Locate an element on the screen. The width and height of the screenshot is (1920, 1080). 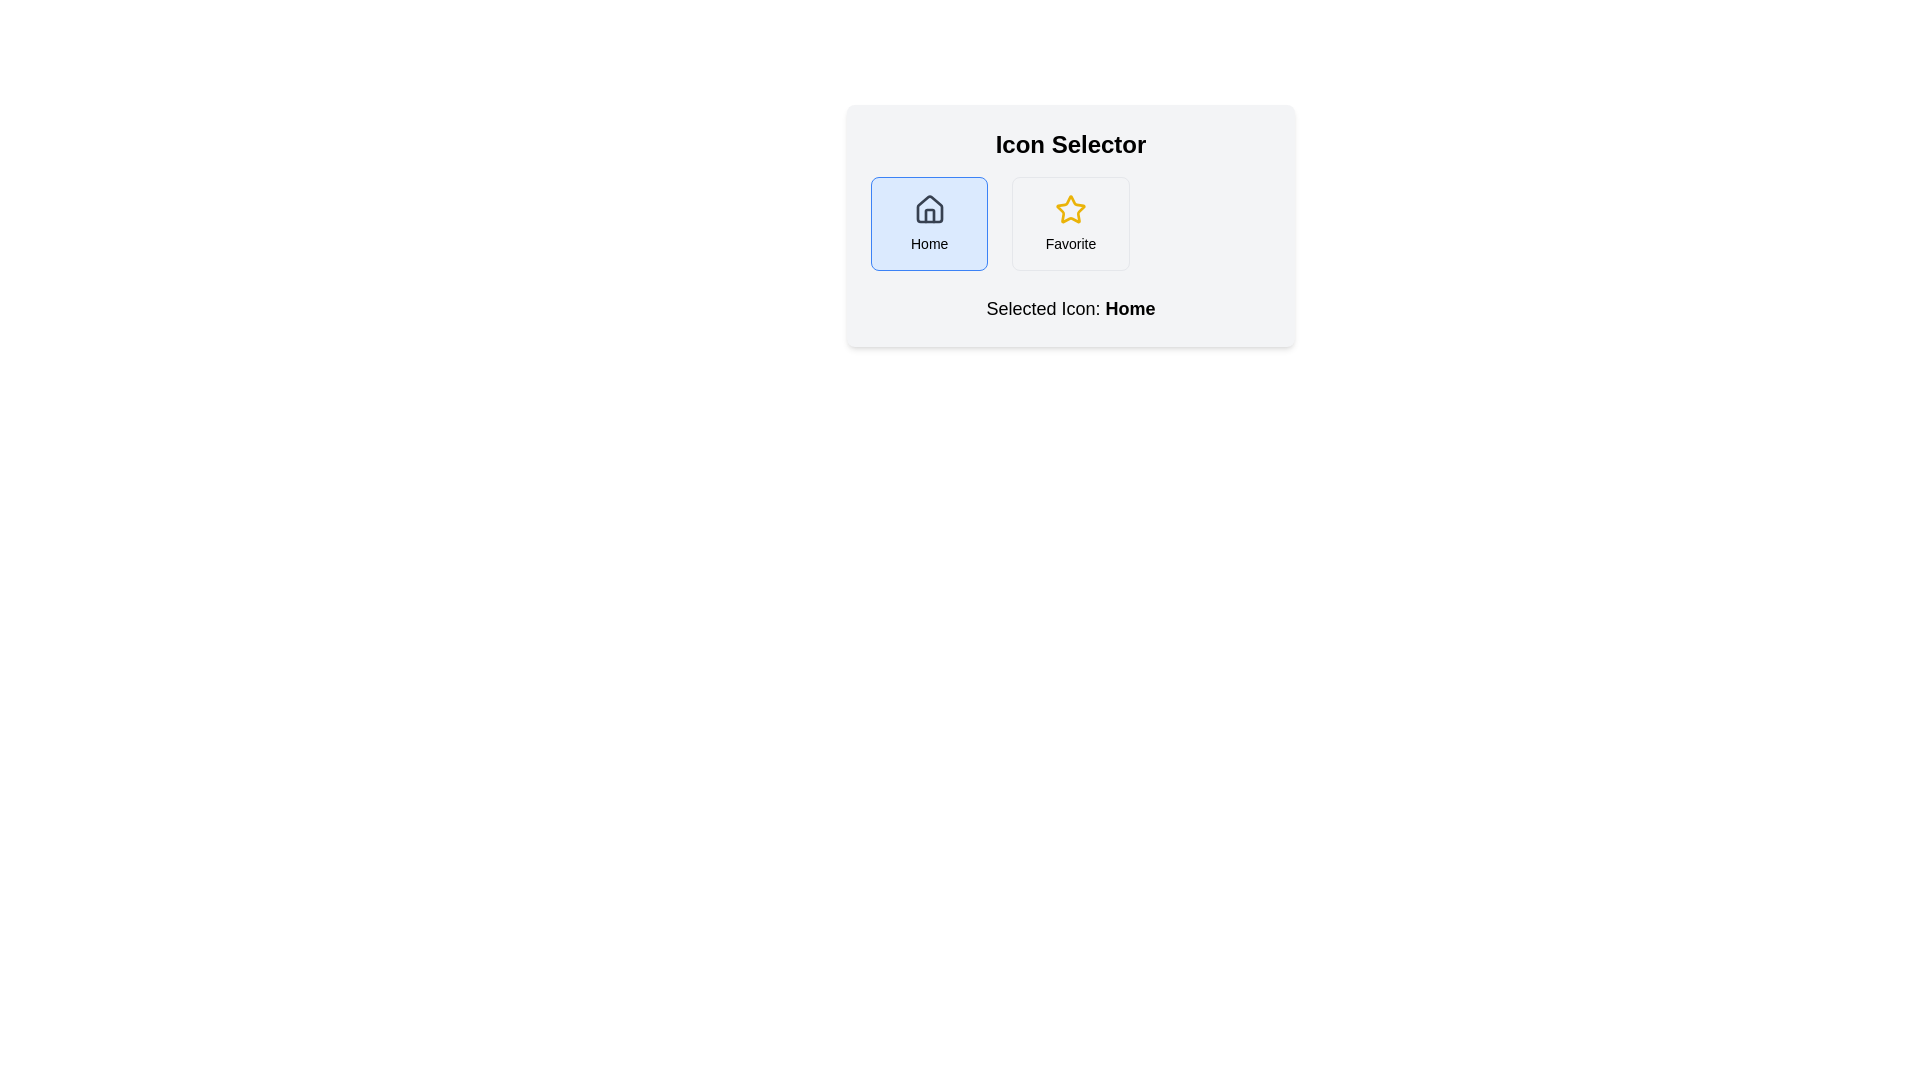
the yellow star-shaped icon located at the center of the 'Favorite' button is located at coordinates (1069, 209).